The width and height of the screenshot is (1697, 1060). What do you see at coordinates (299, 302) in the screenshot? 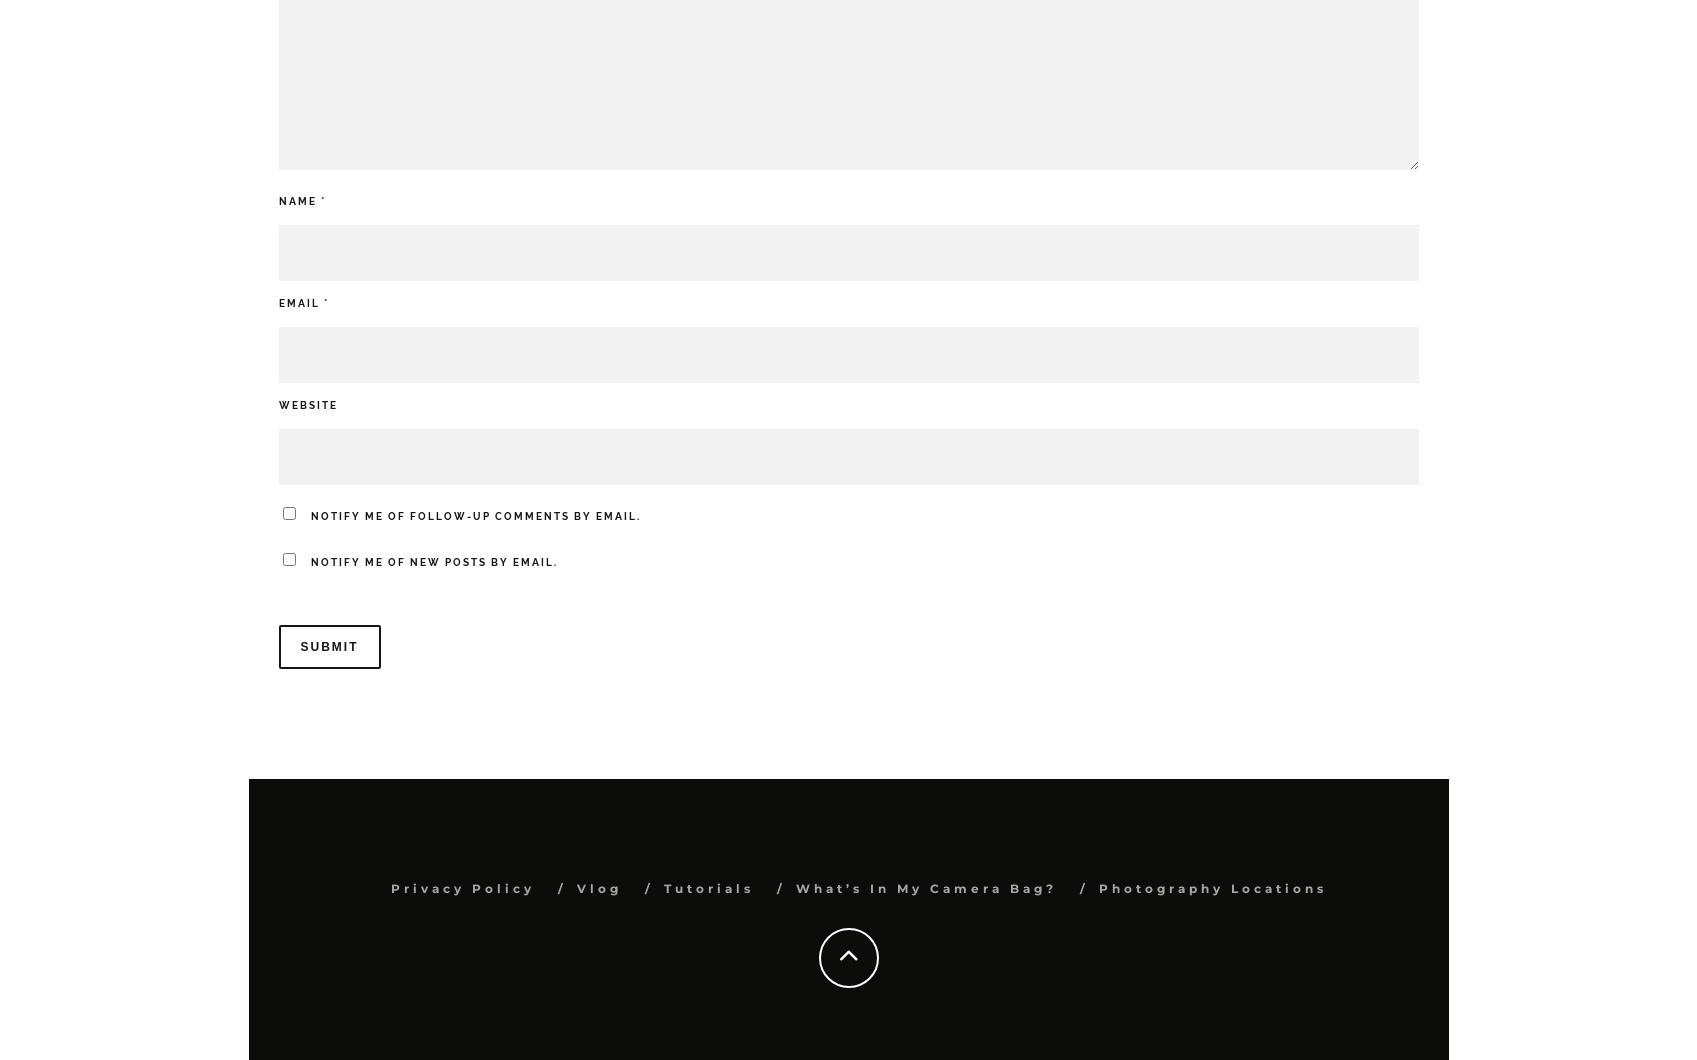
I see `'Email'` at bounding box center [299, 302].